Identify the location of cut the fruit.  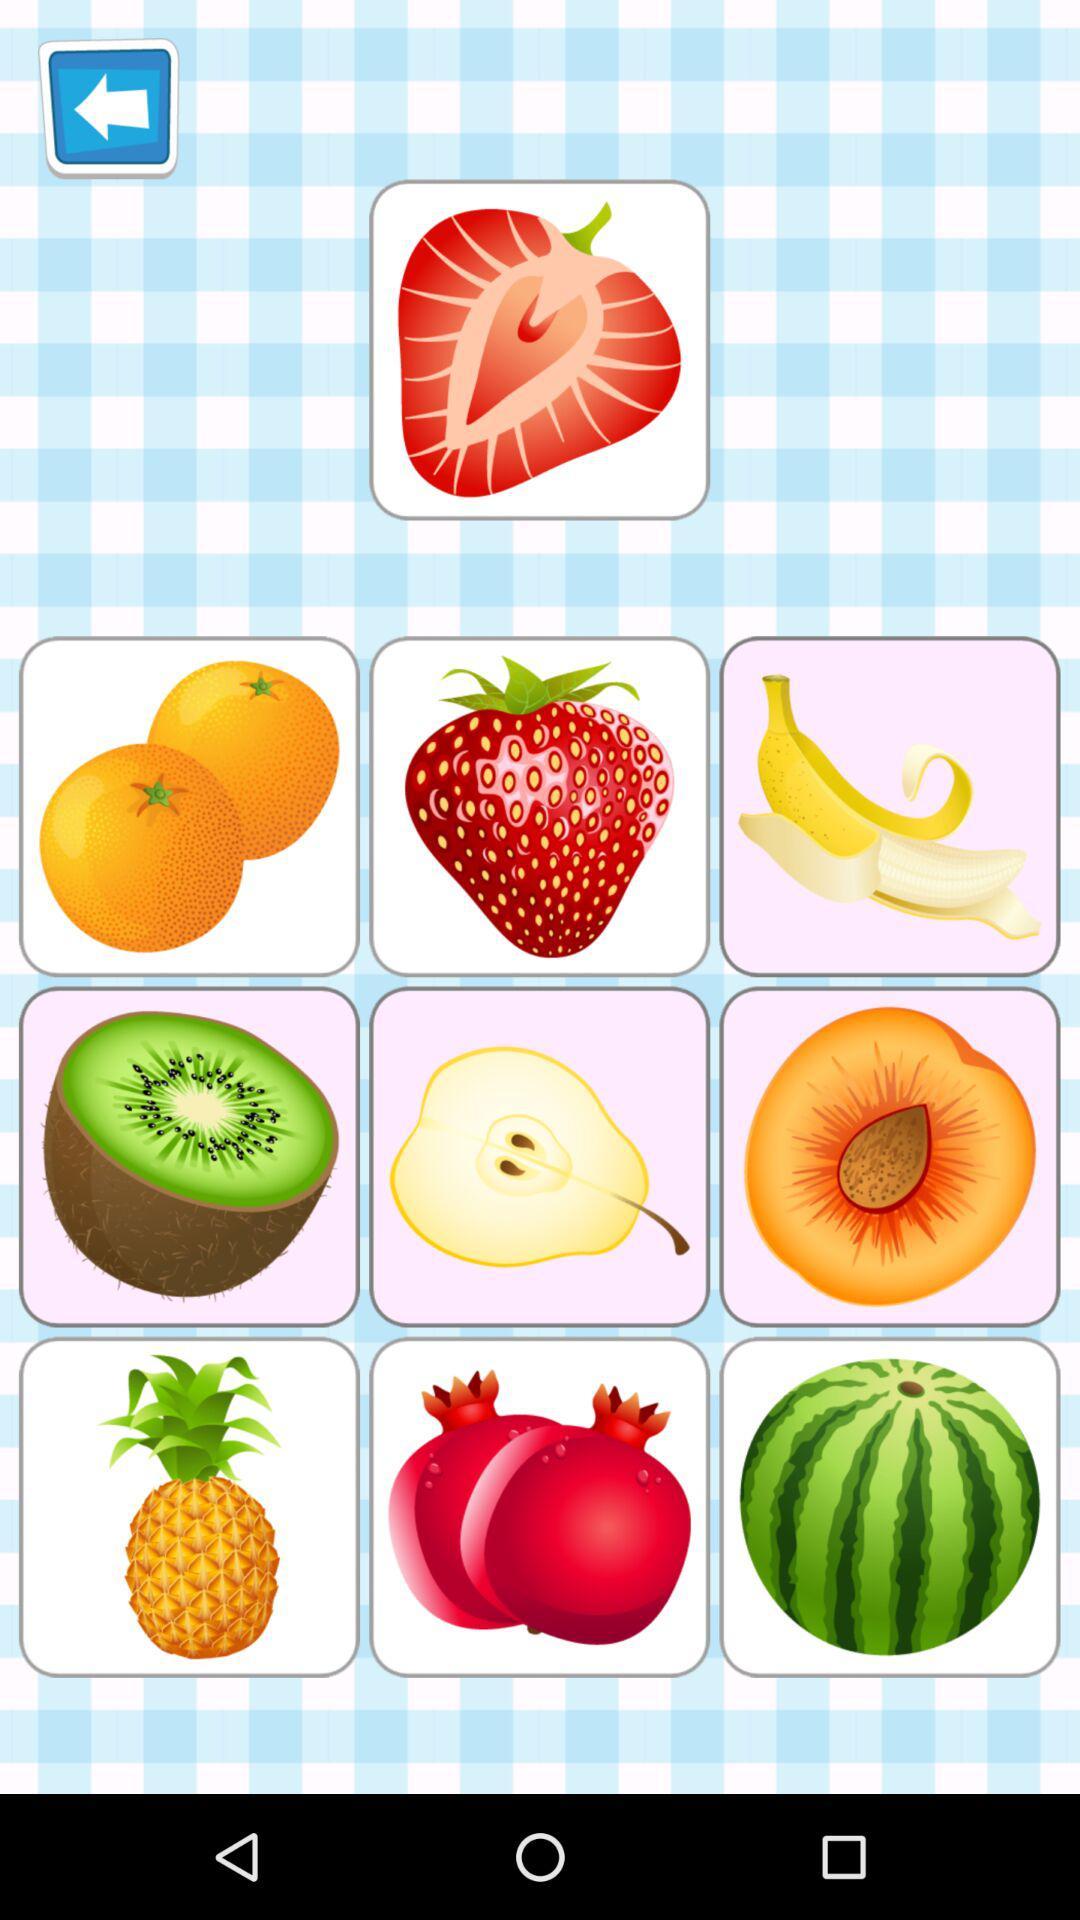
(538, 349).